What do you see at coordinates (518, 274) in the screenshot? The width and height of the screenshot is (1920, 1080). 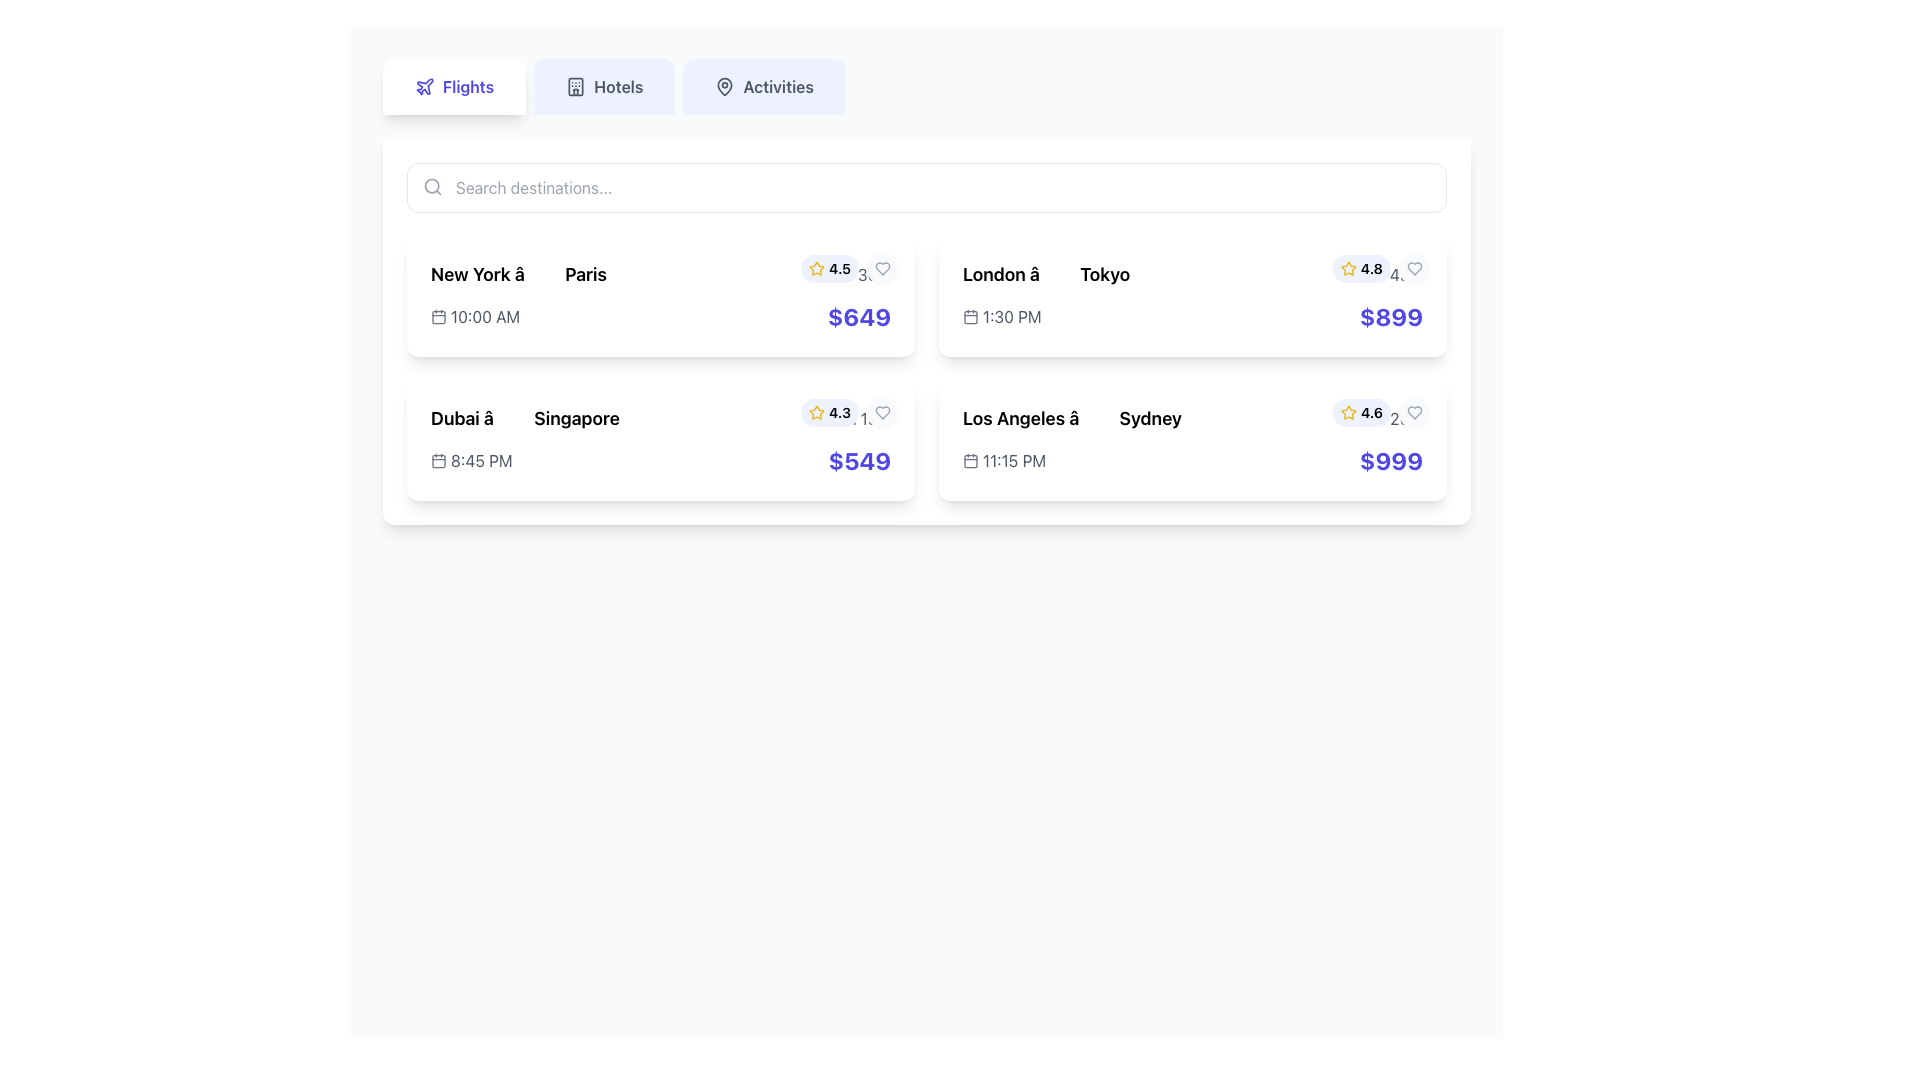 I see `the Text label displaying 'New York â†’ Paris'` at bounding box center [518, 274].